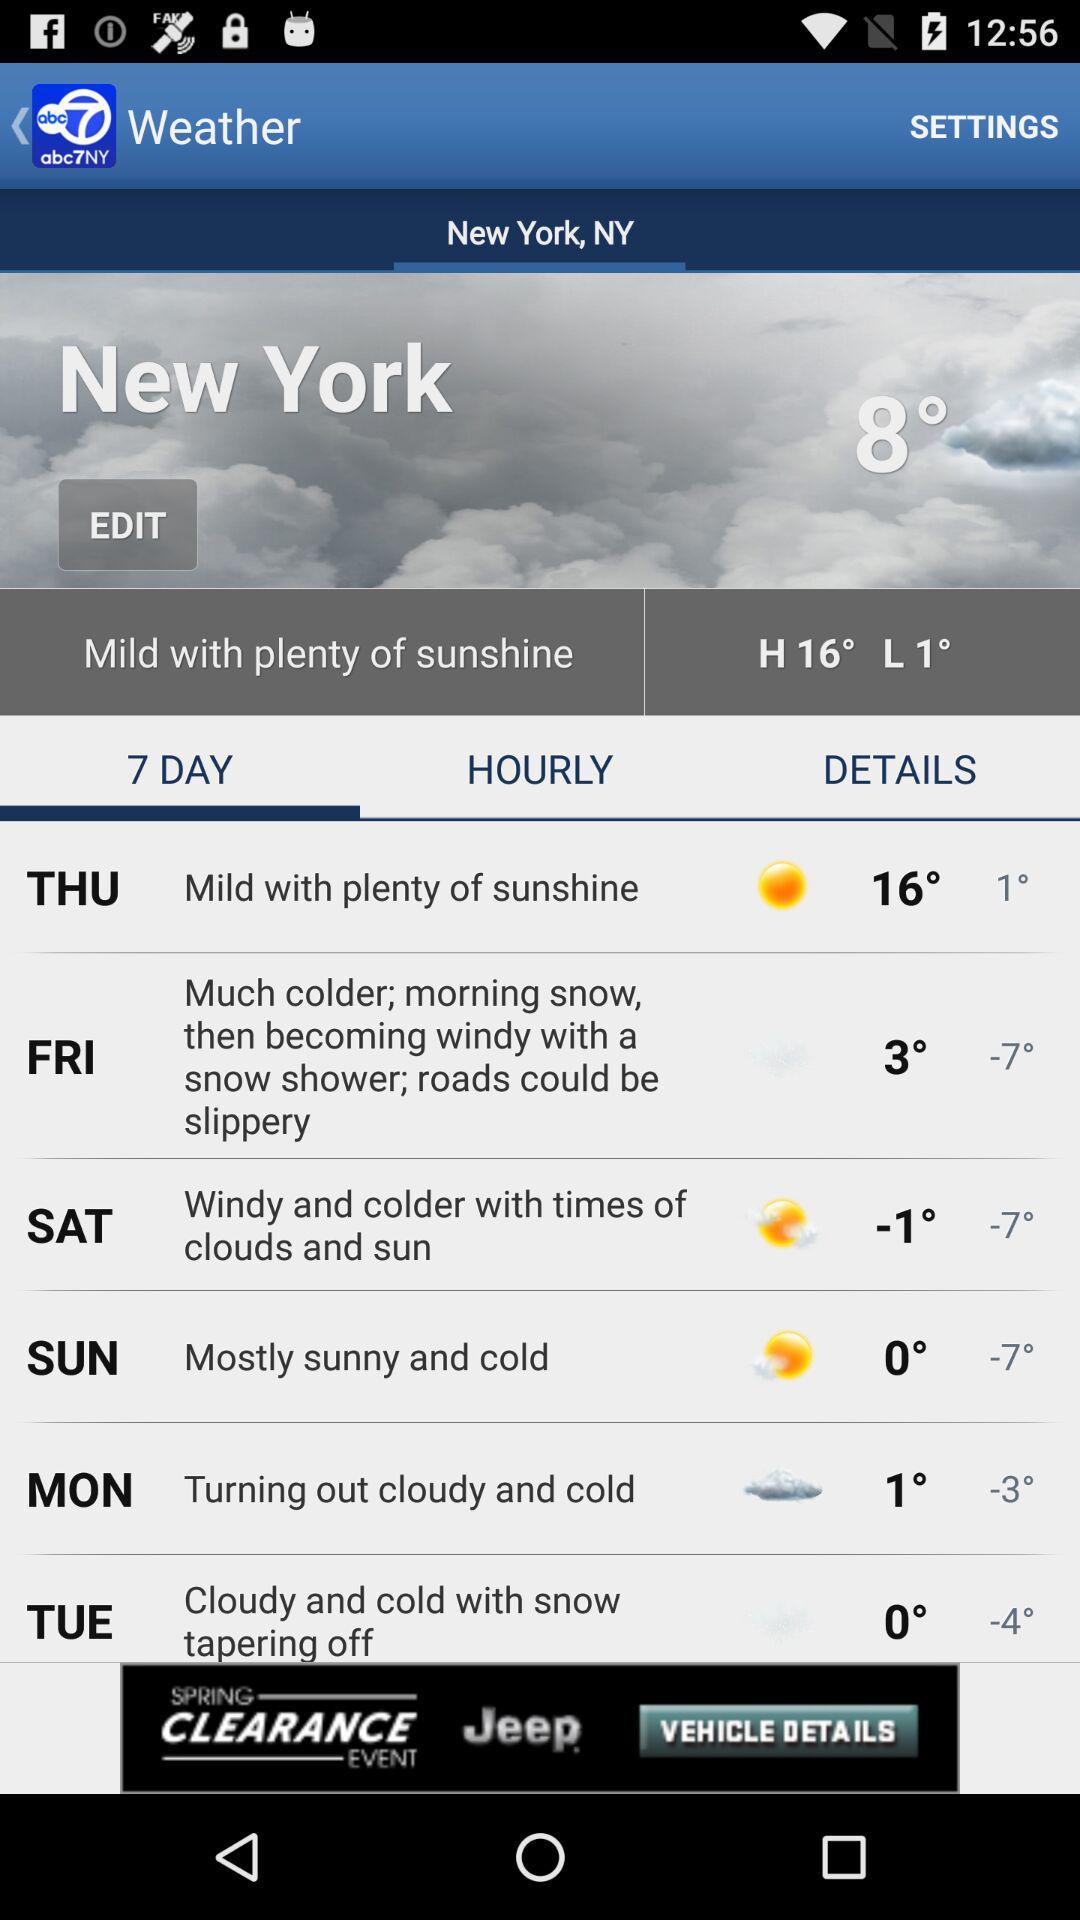 The image size is (1080, 1920). I want to click on the icon next to mostly sunny and cold, so click(781, 1356).